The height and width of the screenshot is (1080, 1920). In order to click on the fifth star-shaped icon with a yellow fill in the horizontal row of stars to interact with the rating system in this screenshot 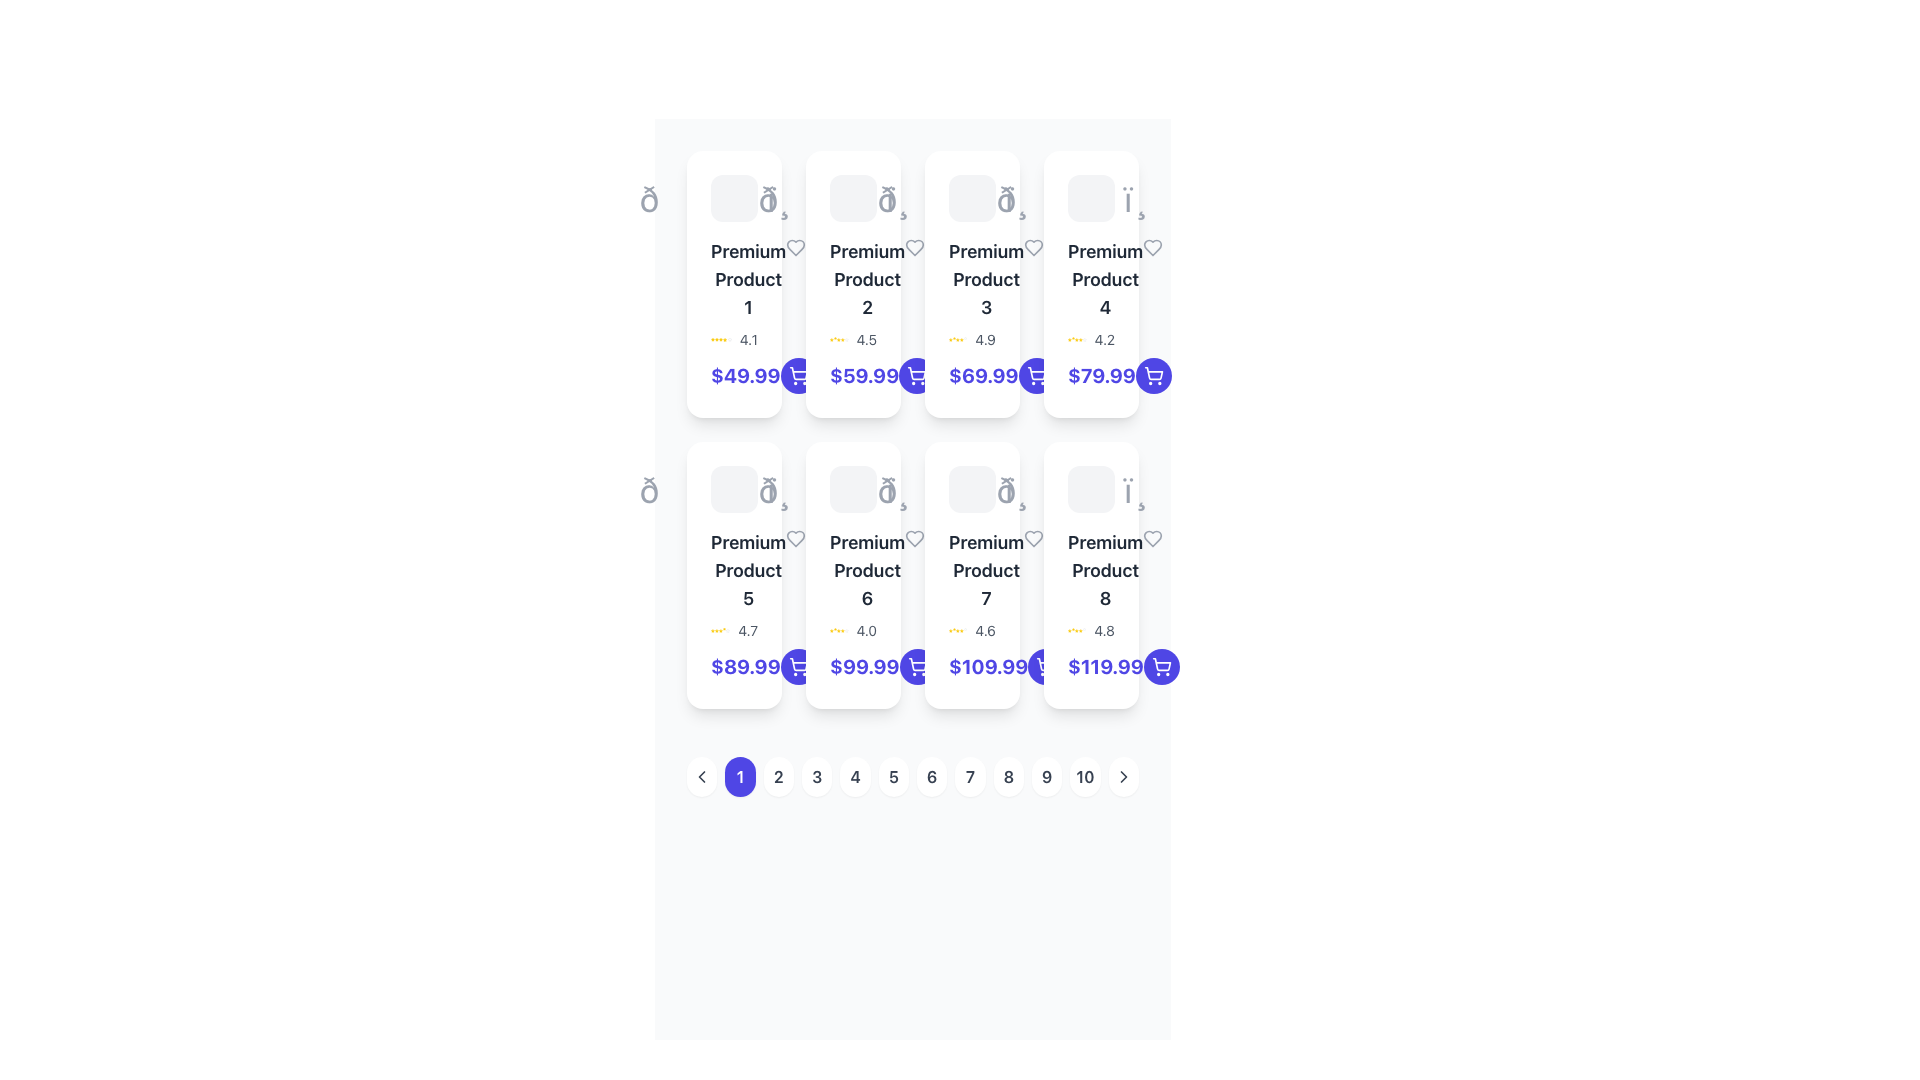, I will do `click(842, 338)`.